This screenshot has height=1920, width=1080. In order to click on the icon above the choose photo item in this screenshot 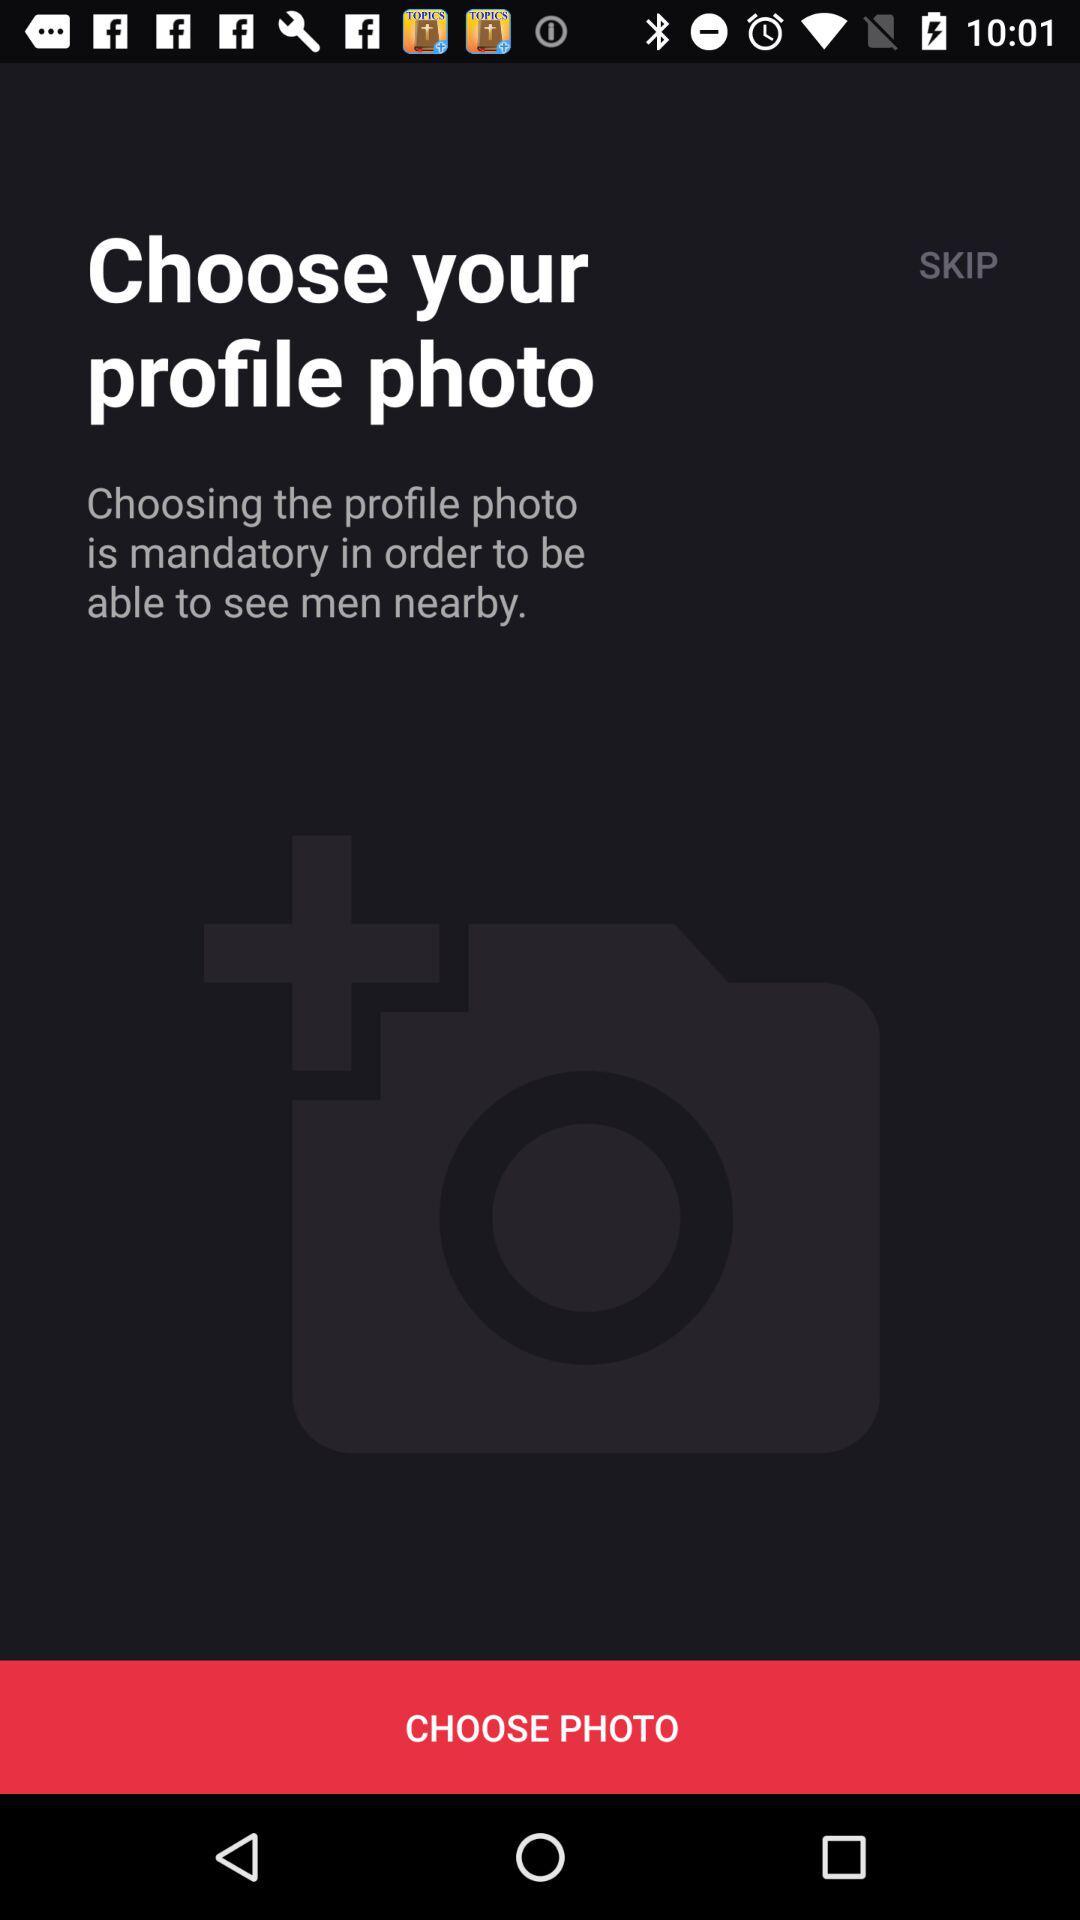, I will do `click(955, 263)`.